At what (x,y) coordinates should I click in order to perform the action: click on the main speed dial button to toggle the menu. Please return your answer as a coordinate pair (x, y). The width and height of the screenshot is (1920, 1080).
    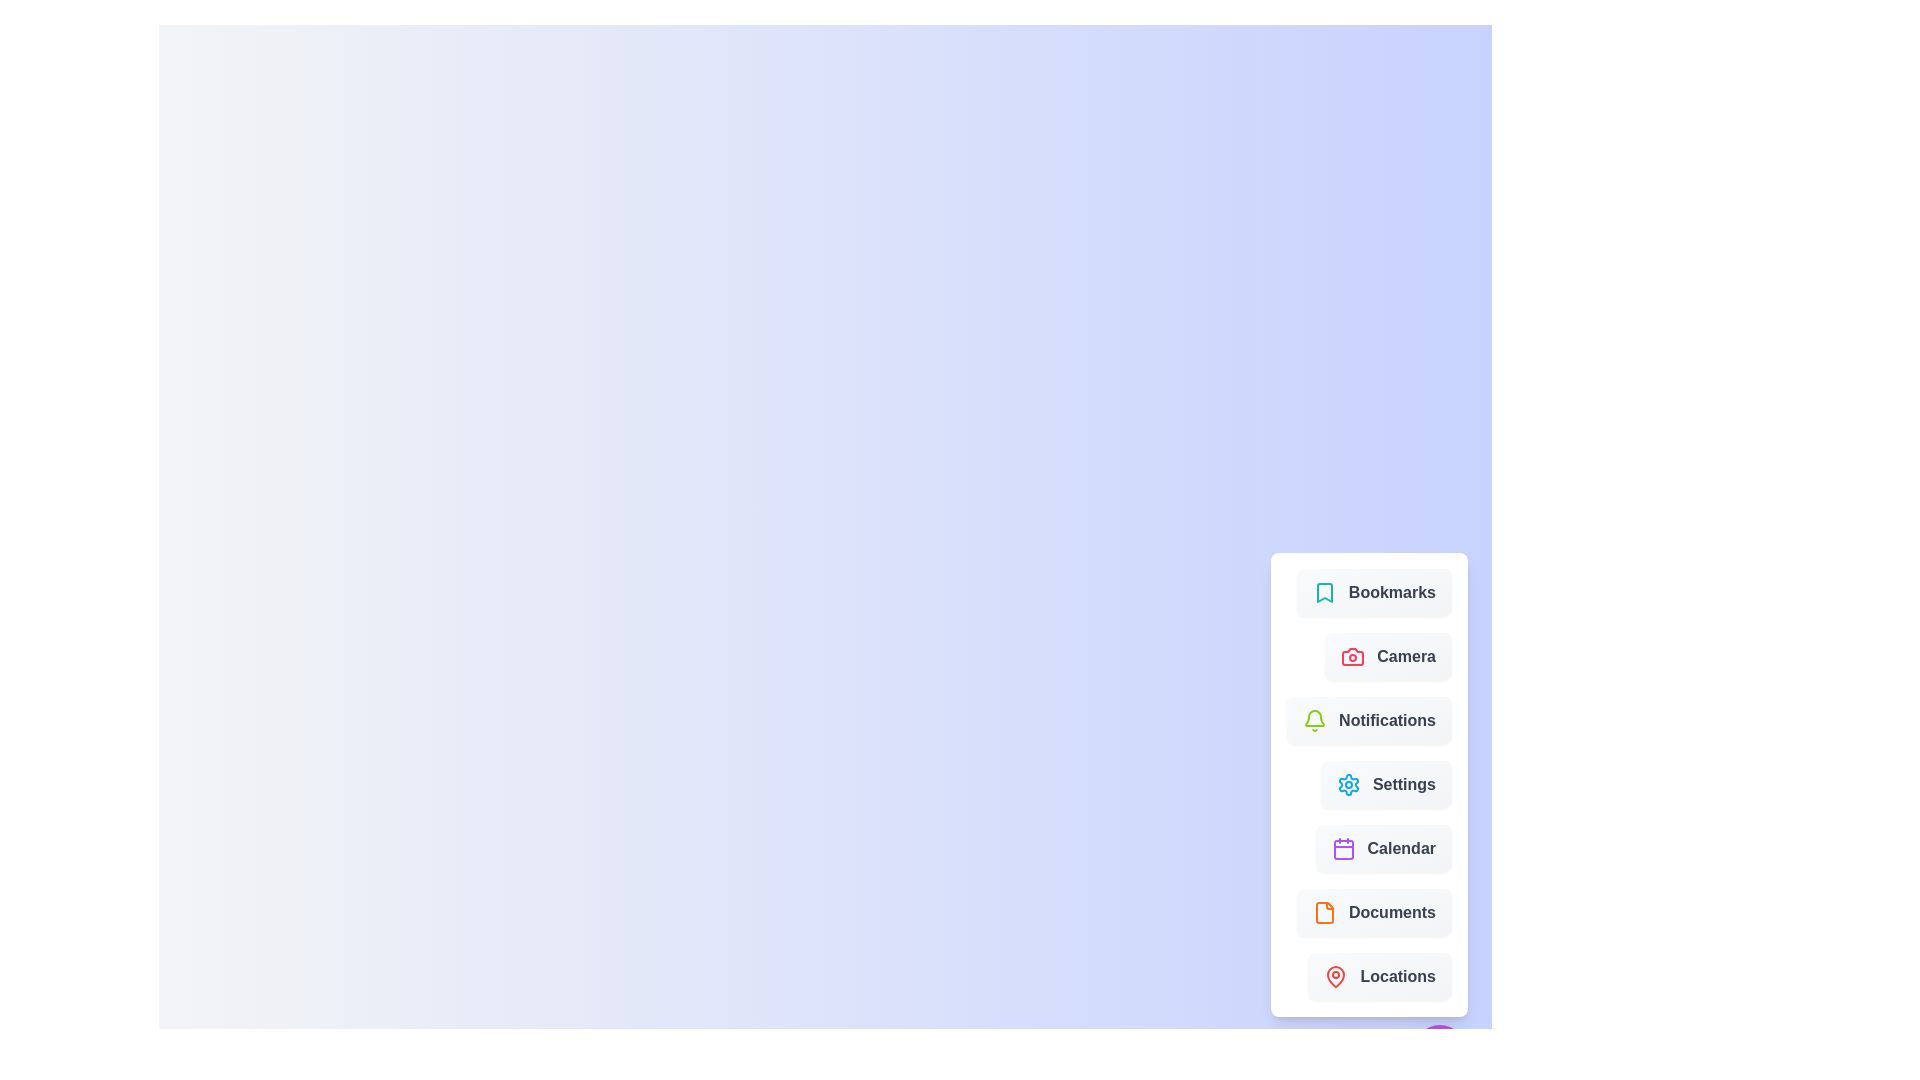
    Looking at the image, I should click on (1440, 1052).